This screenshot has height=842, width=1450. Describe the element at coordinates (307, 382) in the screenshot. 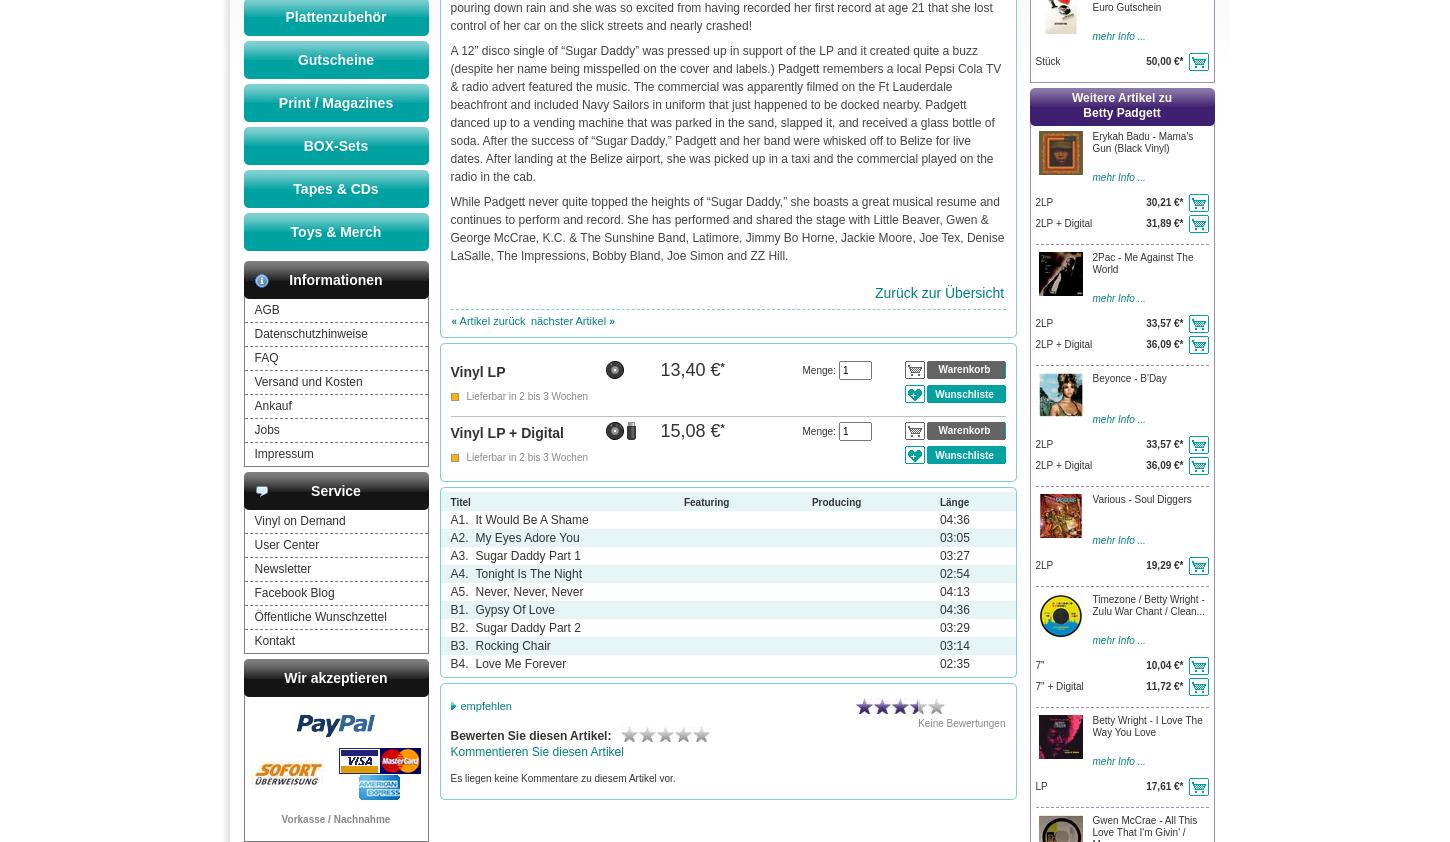

I see `'Versand und Kosten'` at that location.